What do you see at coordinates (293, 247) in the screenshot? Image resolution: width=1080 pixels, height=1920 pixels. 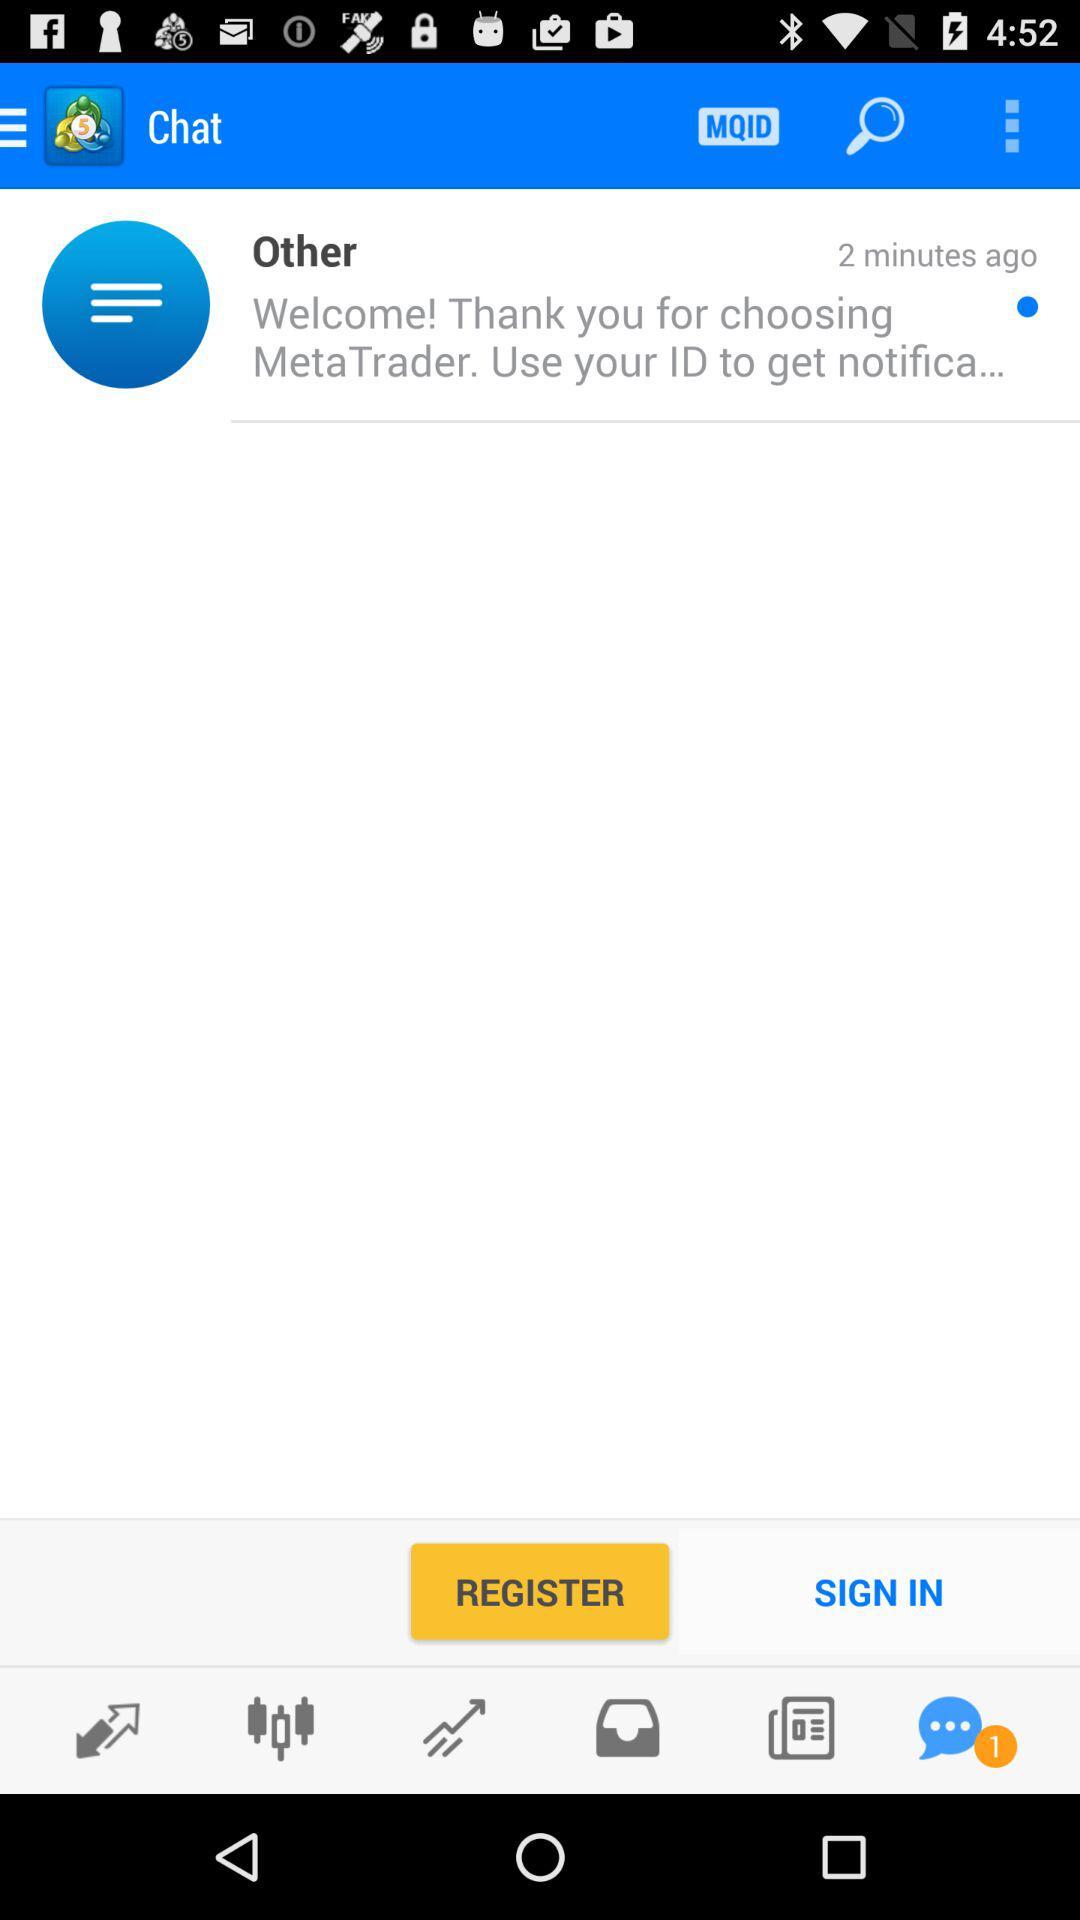 I see `the other icon` at bounding box center [293, 247].